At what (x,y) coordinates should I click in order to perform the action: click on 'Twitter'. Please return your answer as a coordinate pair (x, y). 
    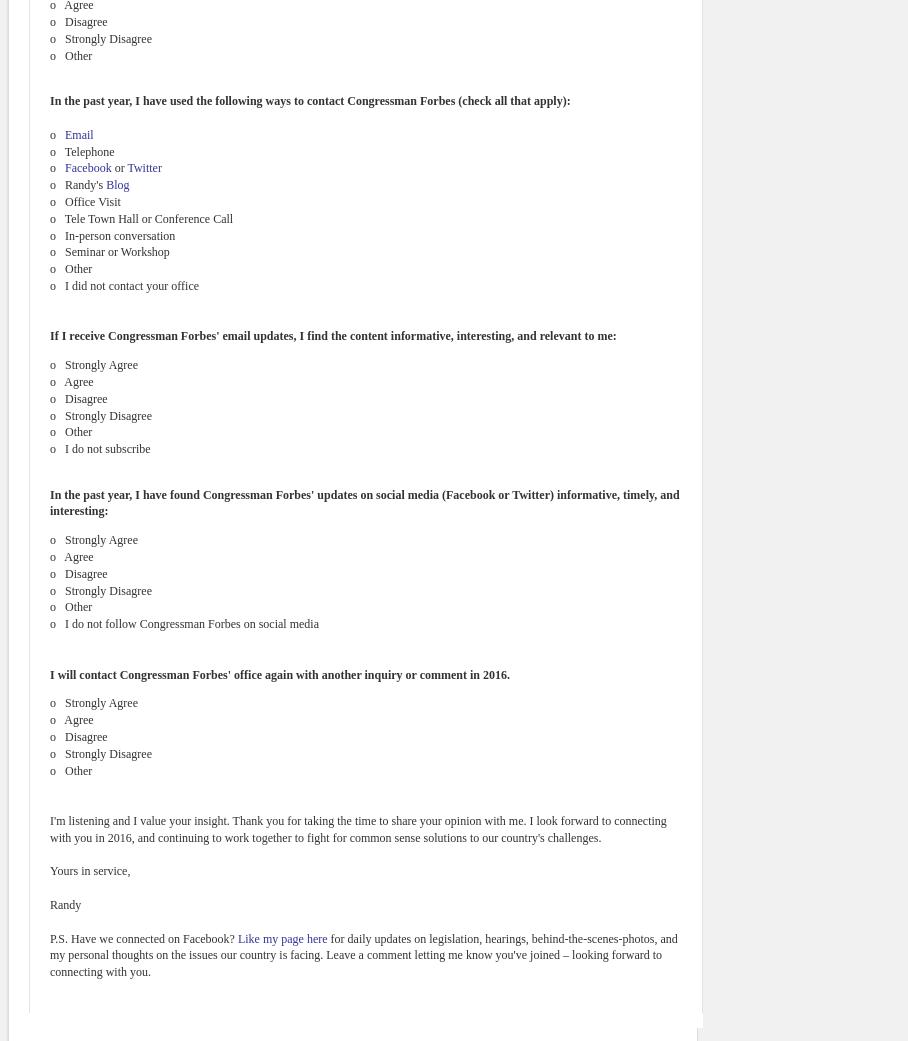
    Looking at the image, I should click on (127, 168).